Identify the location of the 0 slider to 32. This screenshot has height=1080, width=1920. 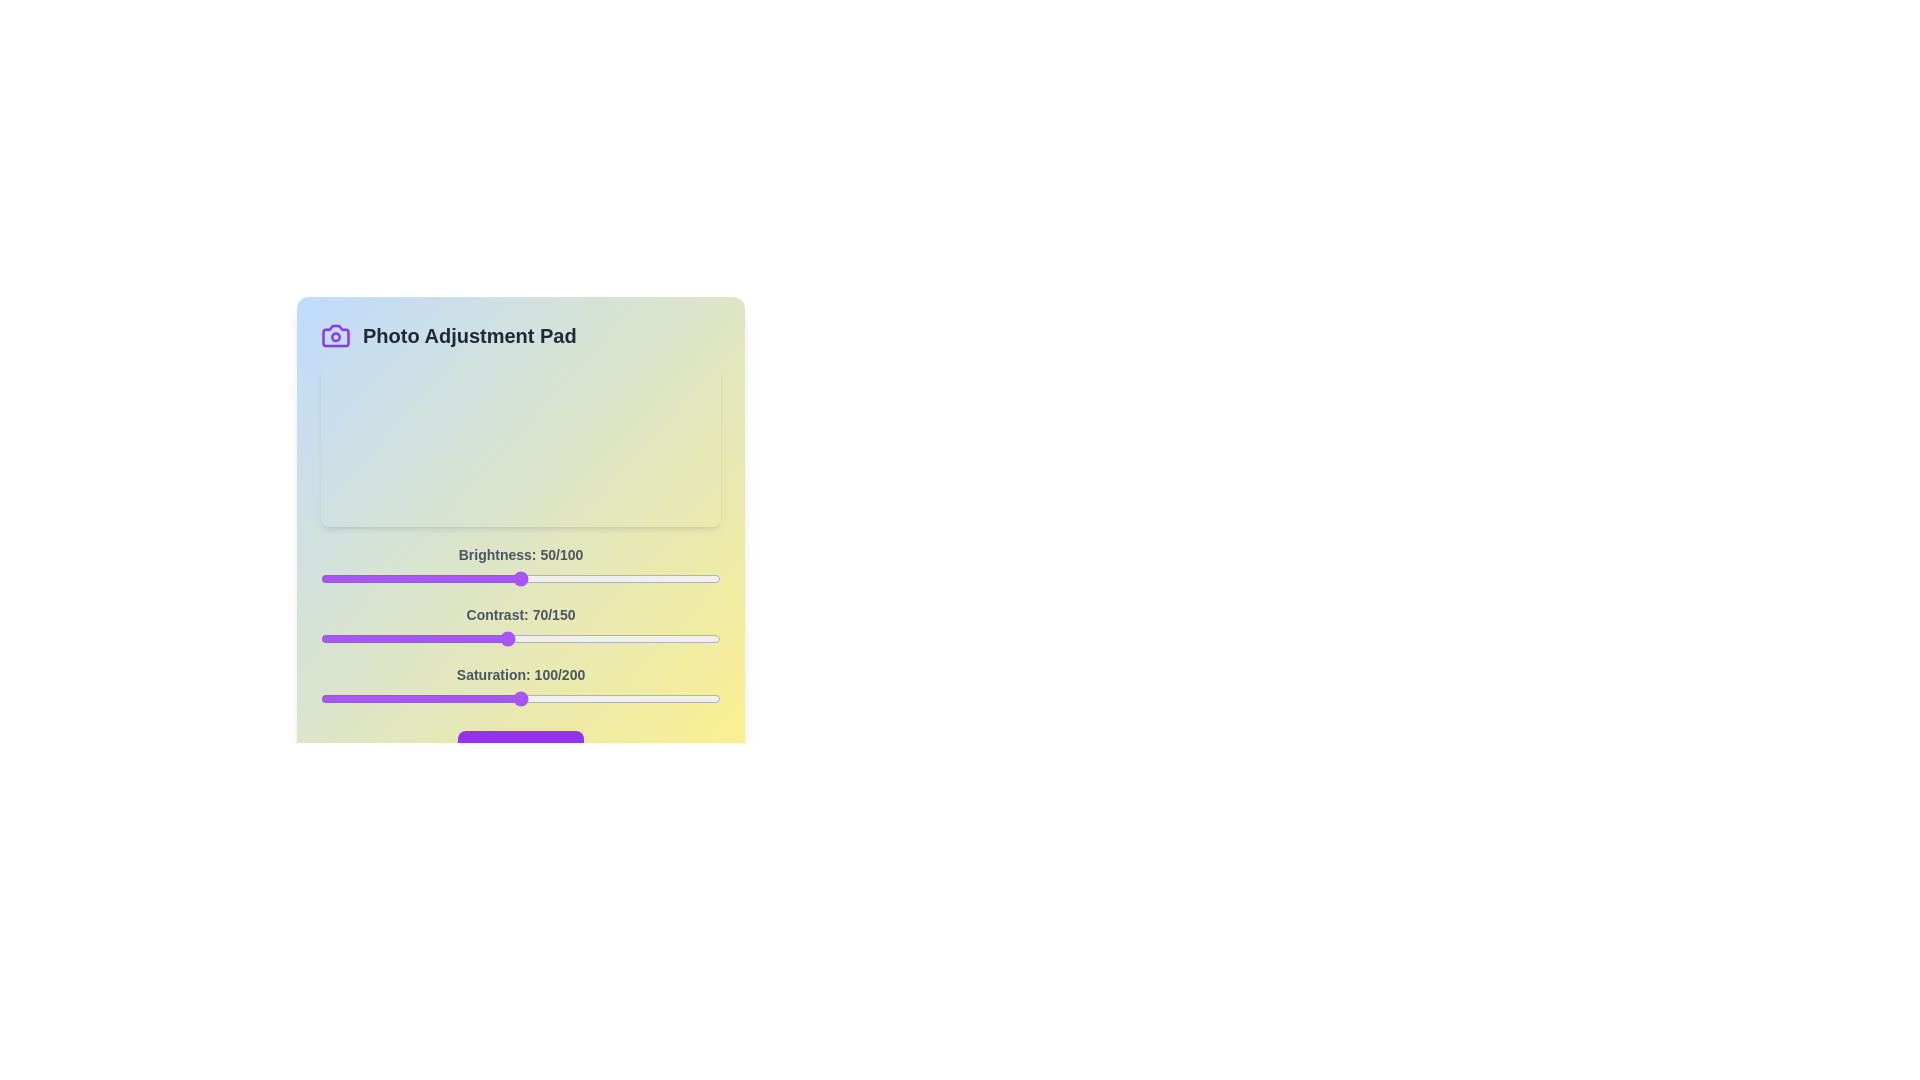
(448, 578).